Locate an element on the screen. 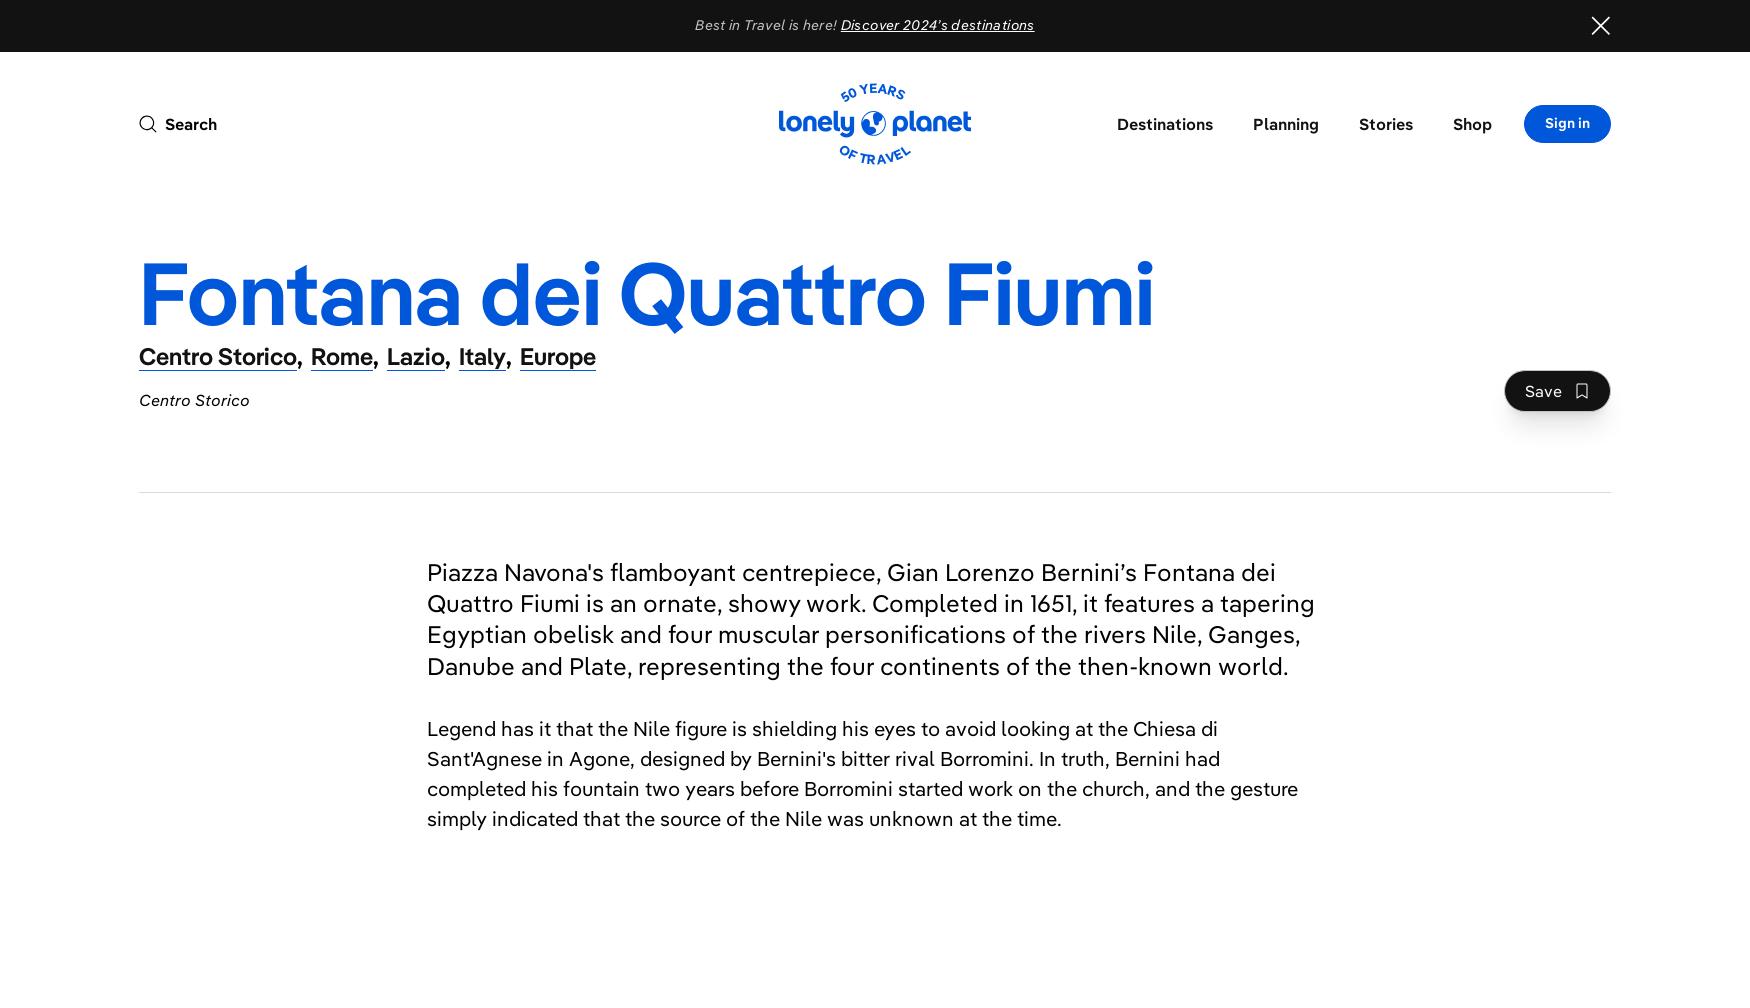  'Stadio di Domiziano' is located at coordinates (1400, 952).